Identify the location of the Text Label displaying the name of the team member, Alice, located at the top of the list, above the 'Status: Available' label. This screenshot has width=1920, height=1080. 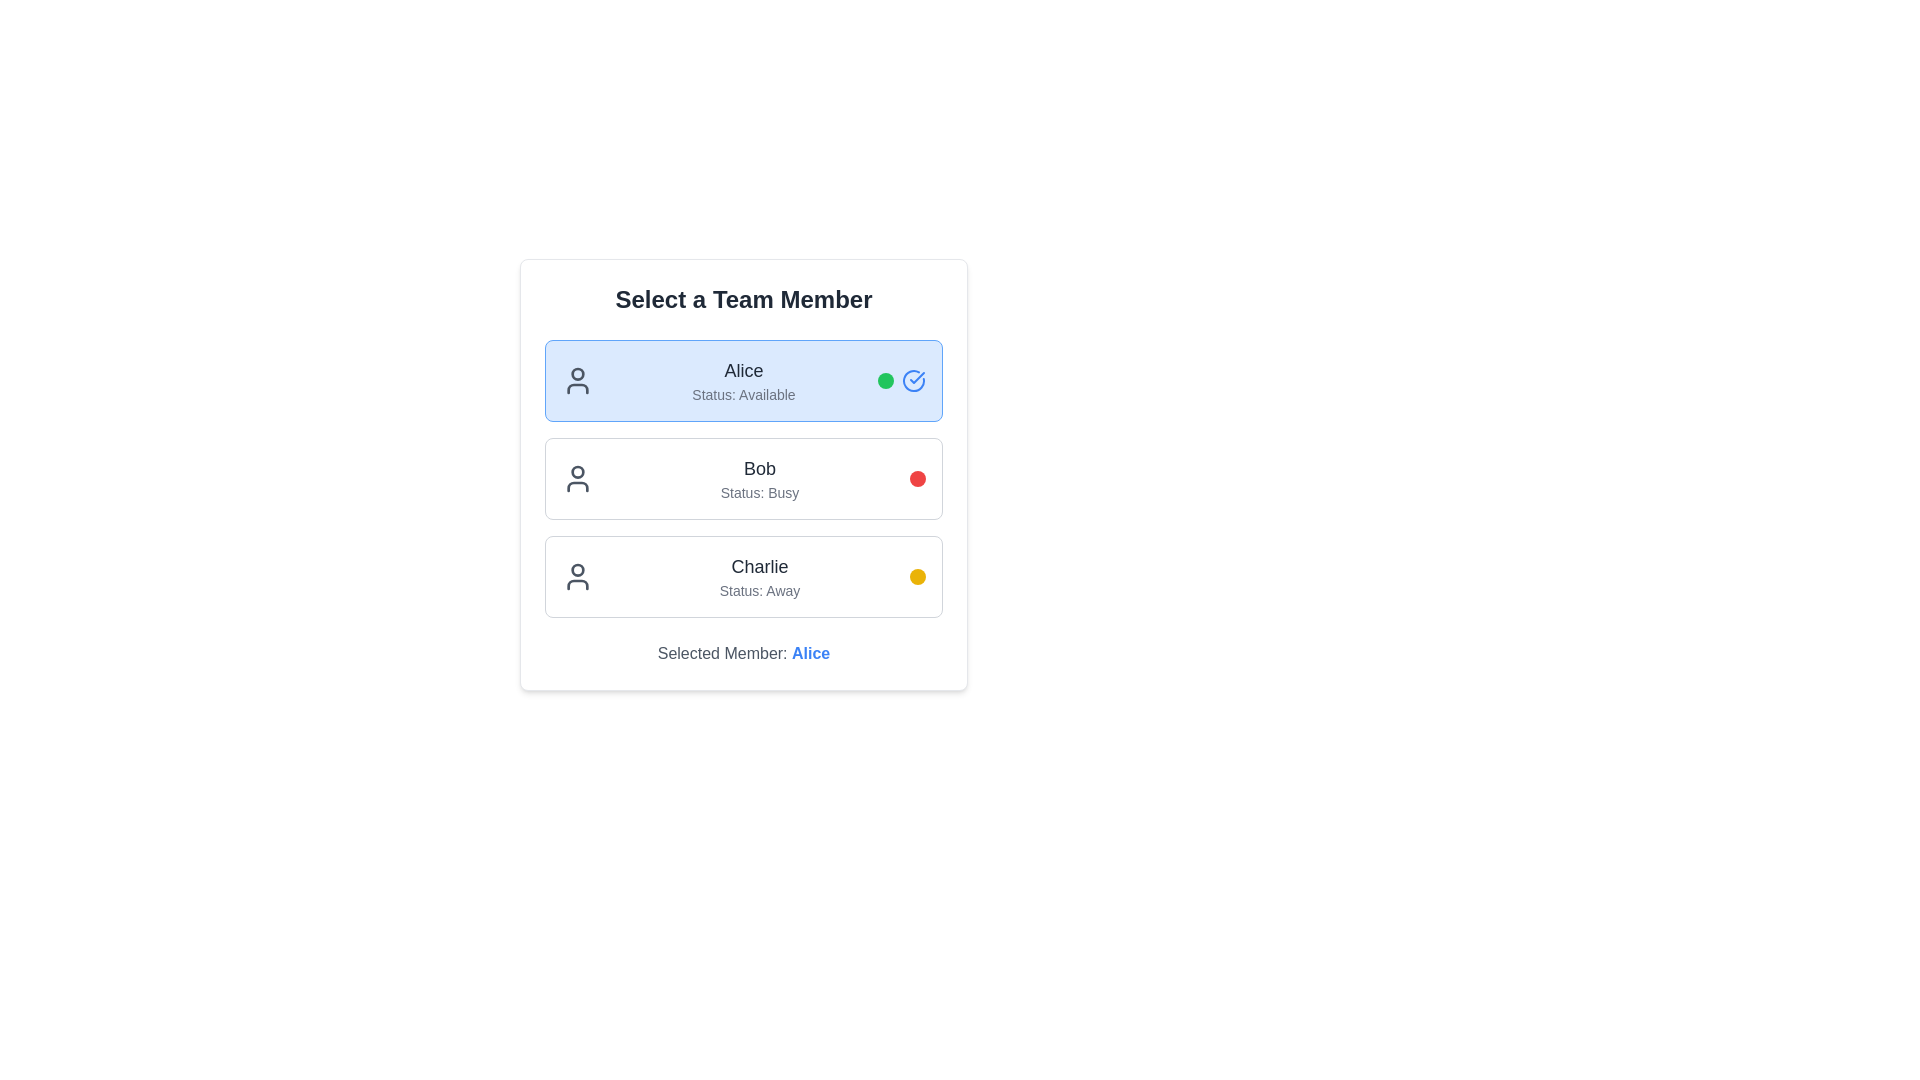
(743, 370).